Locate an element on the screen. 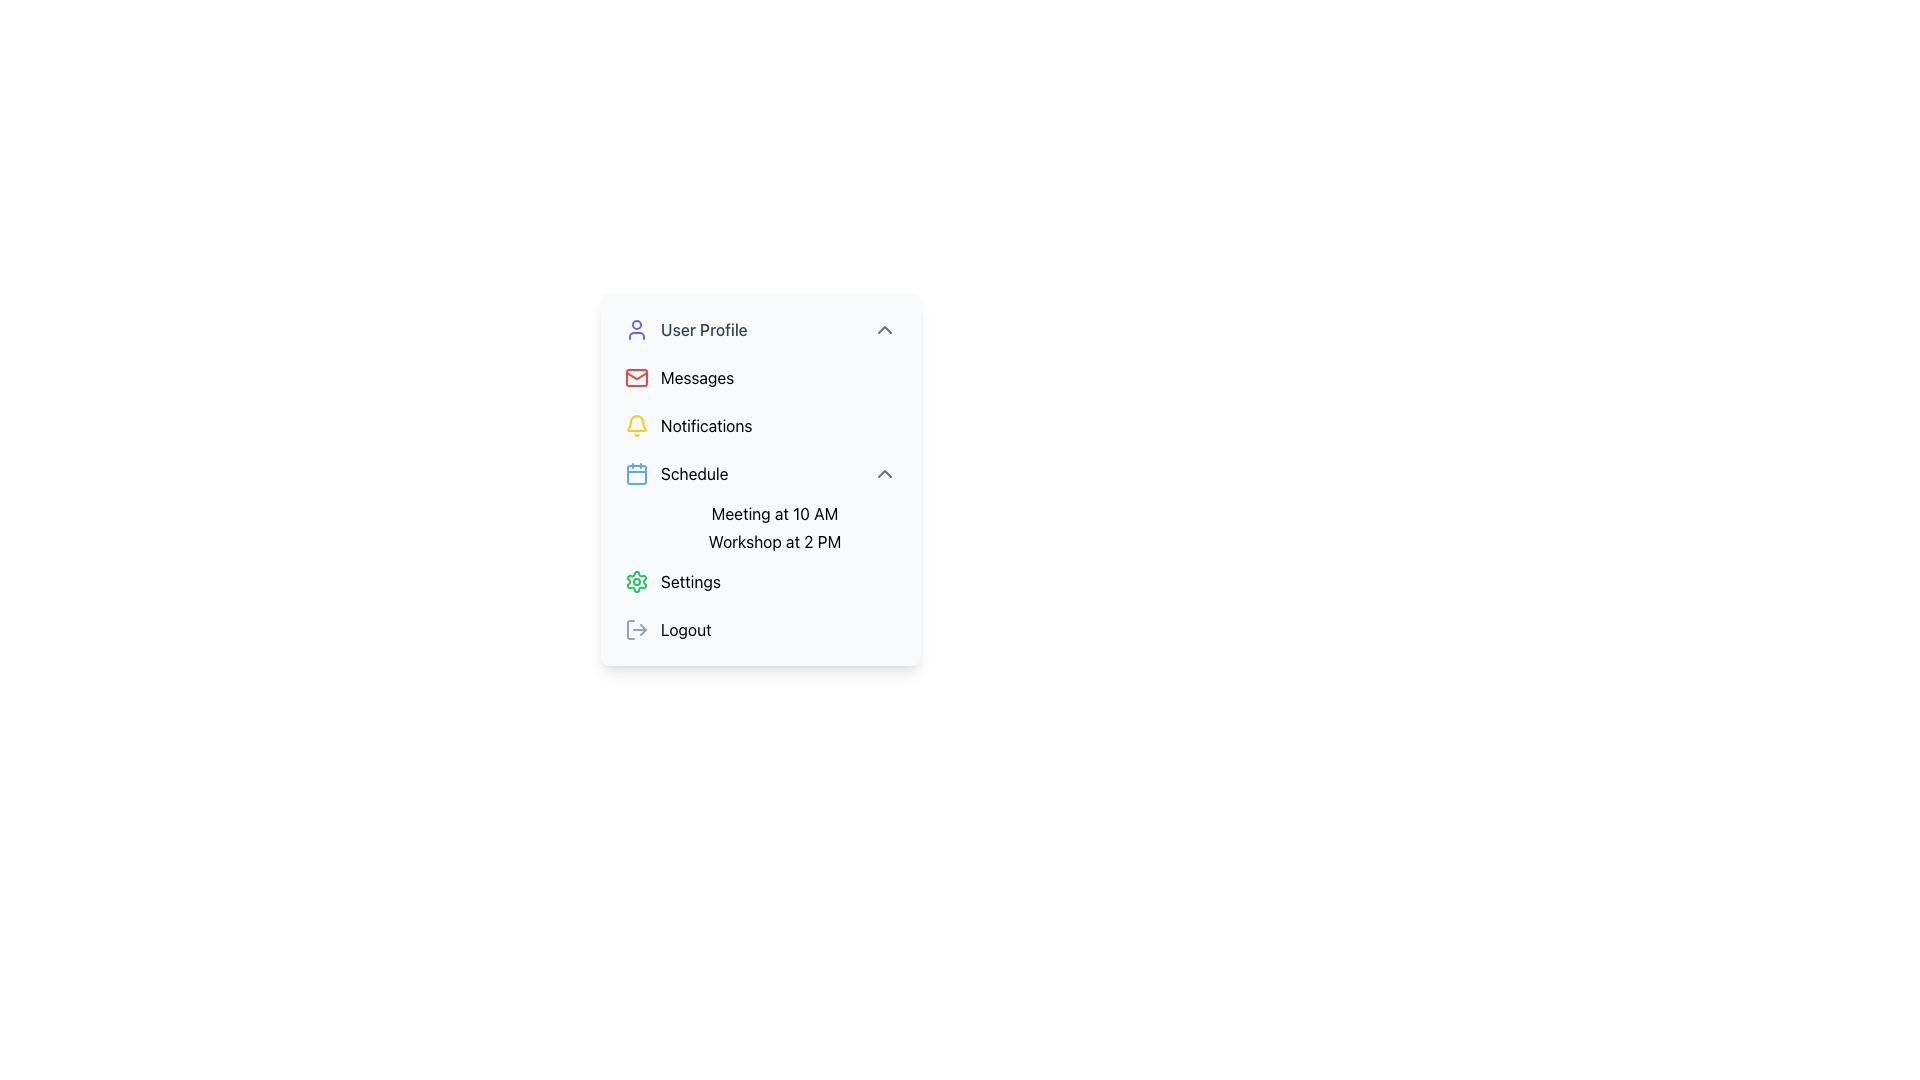  the text label that reads 'Workshop at 2 PM' under the 'Schedule' section of the navigation menu is located at coordinates (773, 542).